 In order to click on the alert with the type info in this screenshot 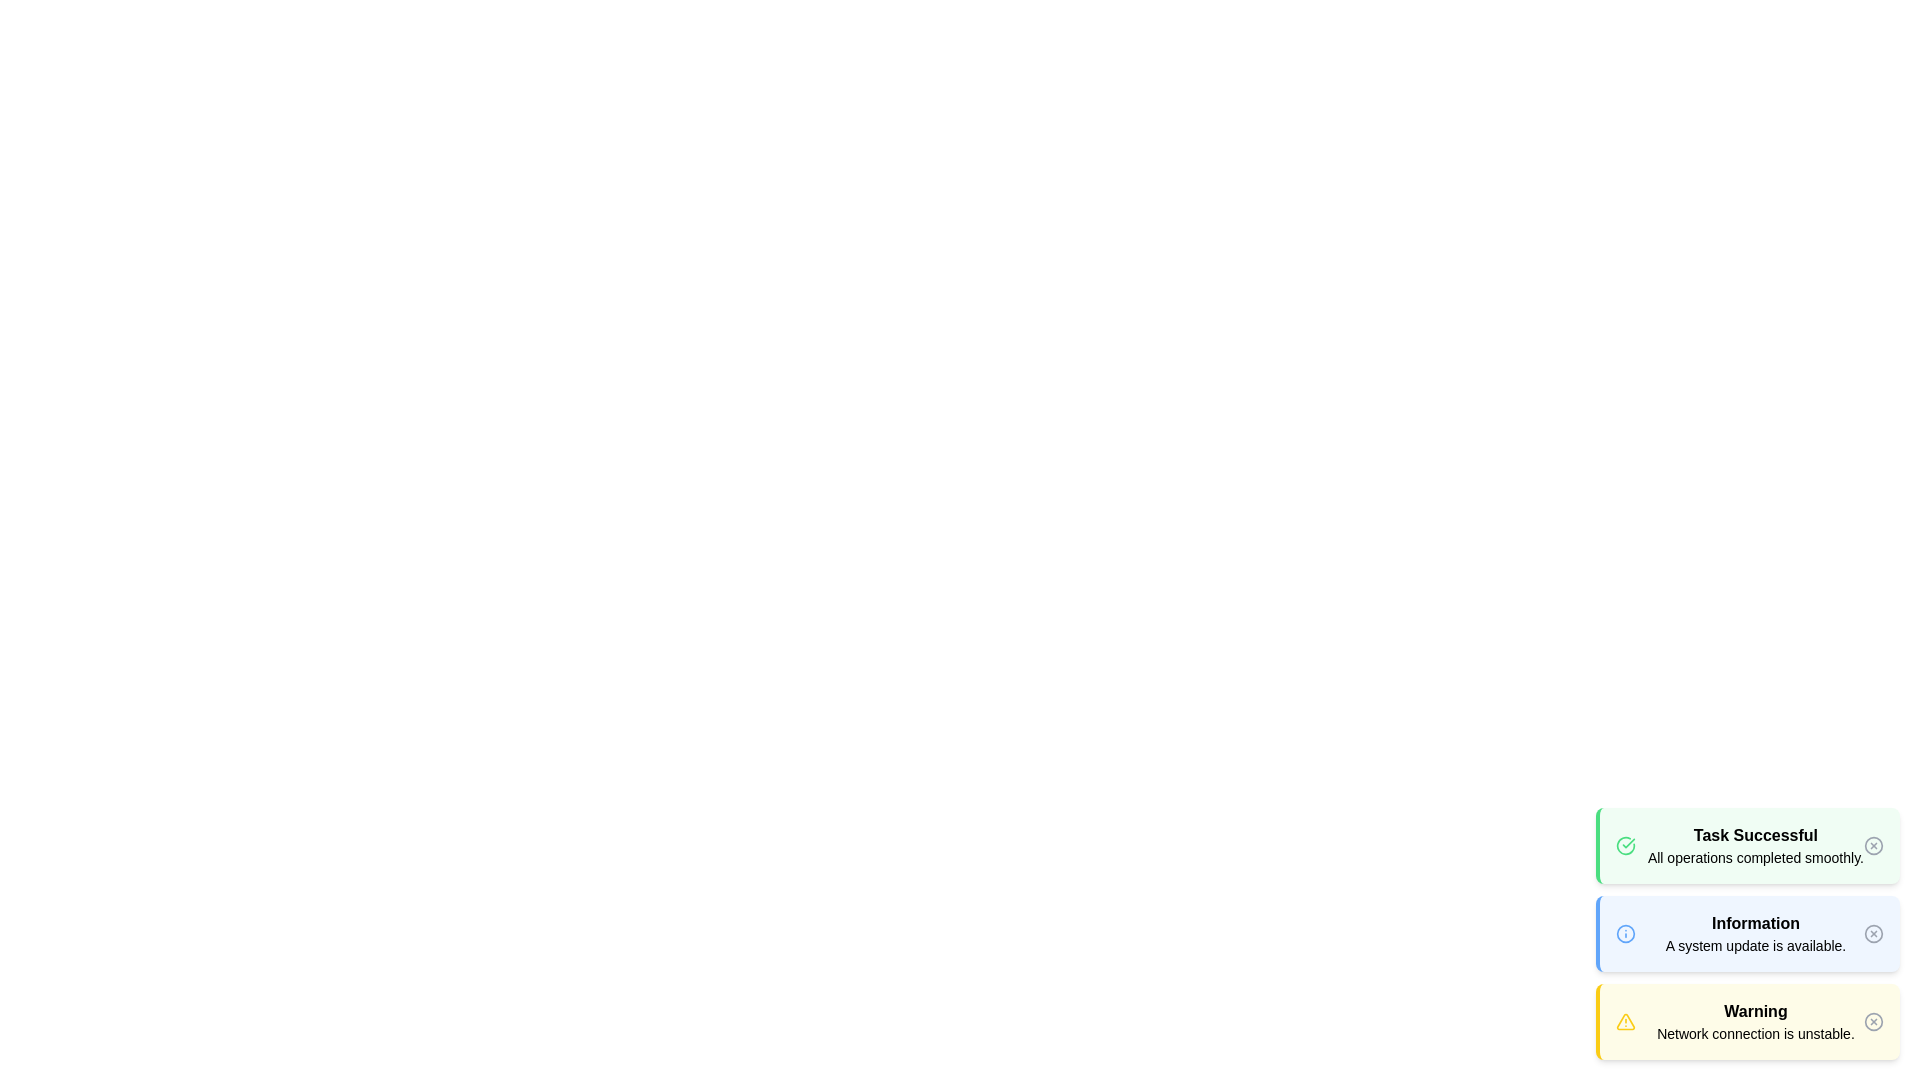, I will do `click(1746, 933)`.